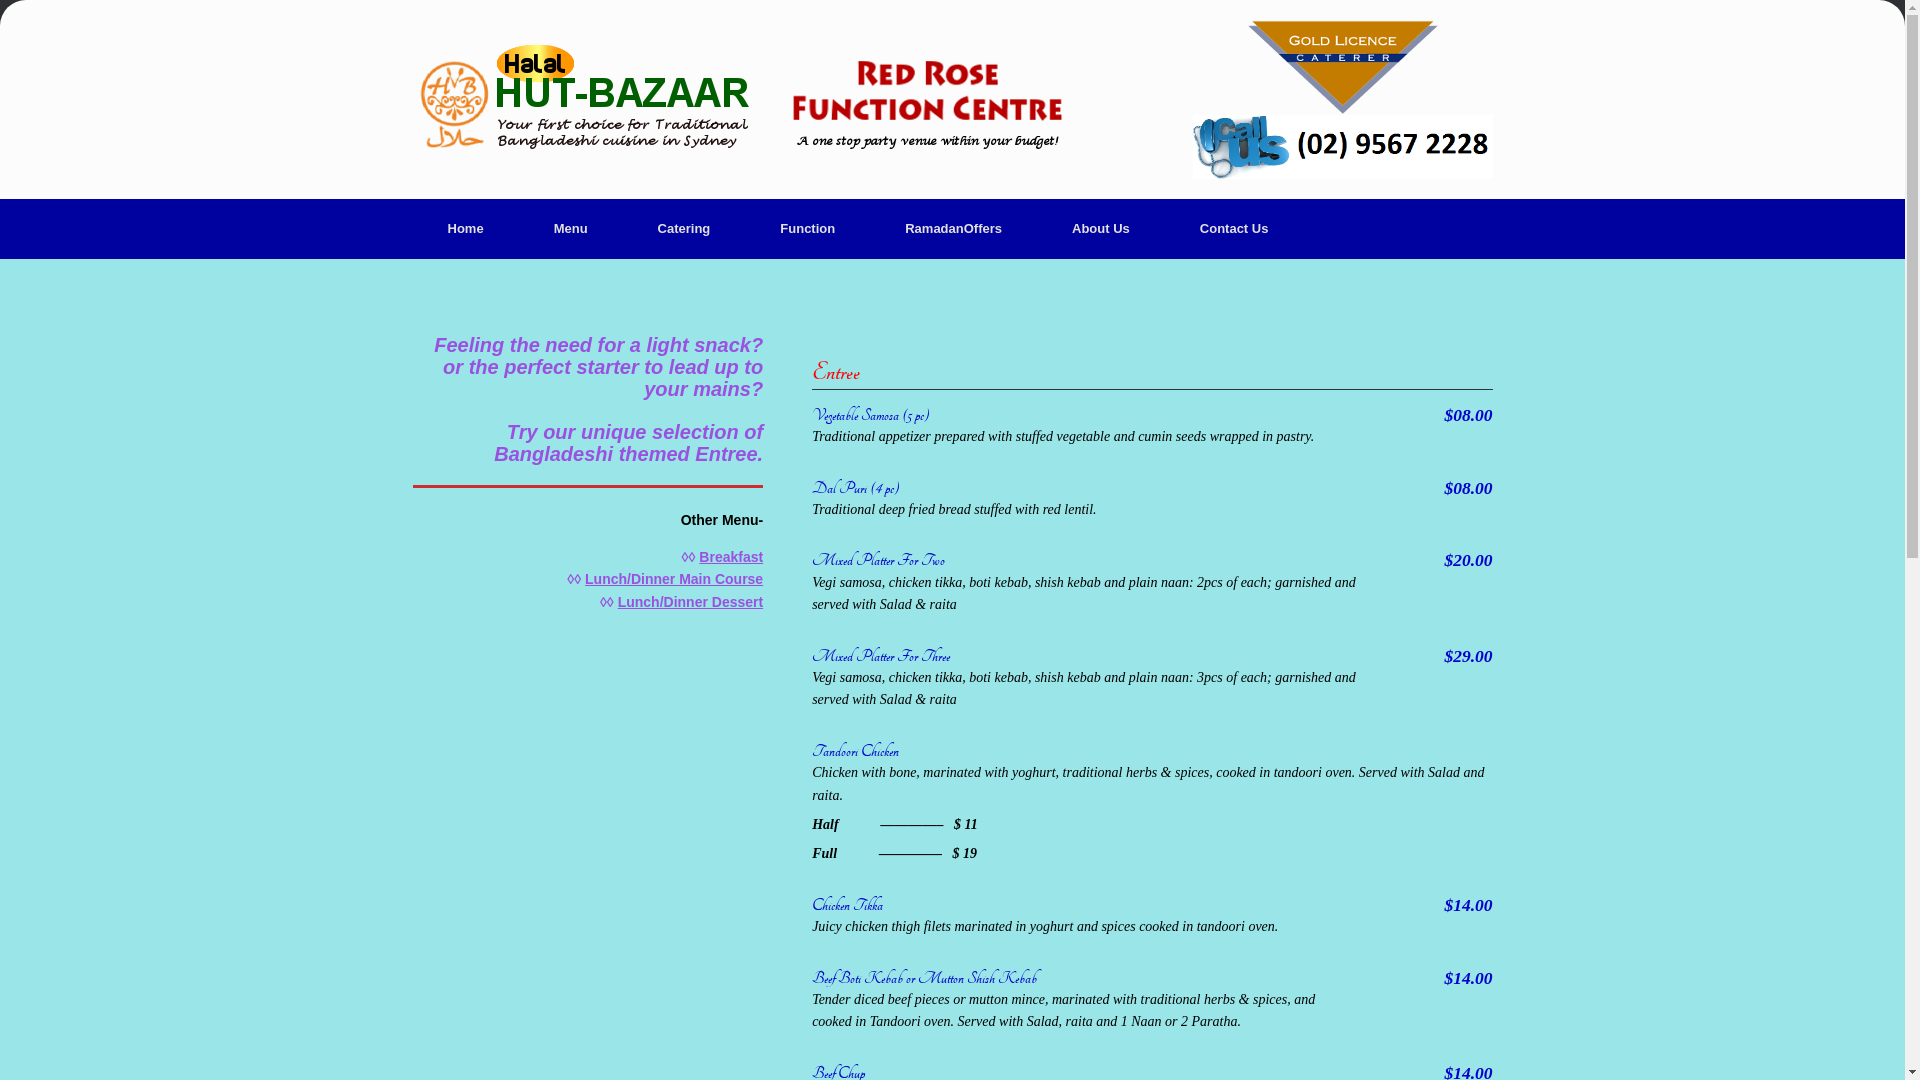 The image size is (1920, 1080). Describe the element at coordinates (464, 227) in the screenshot. I see `'Home'` at that location.